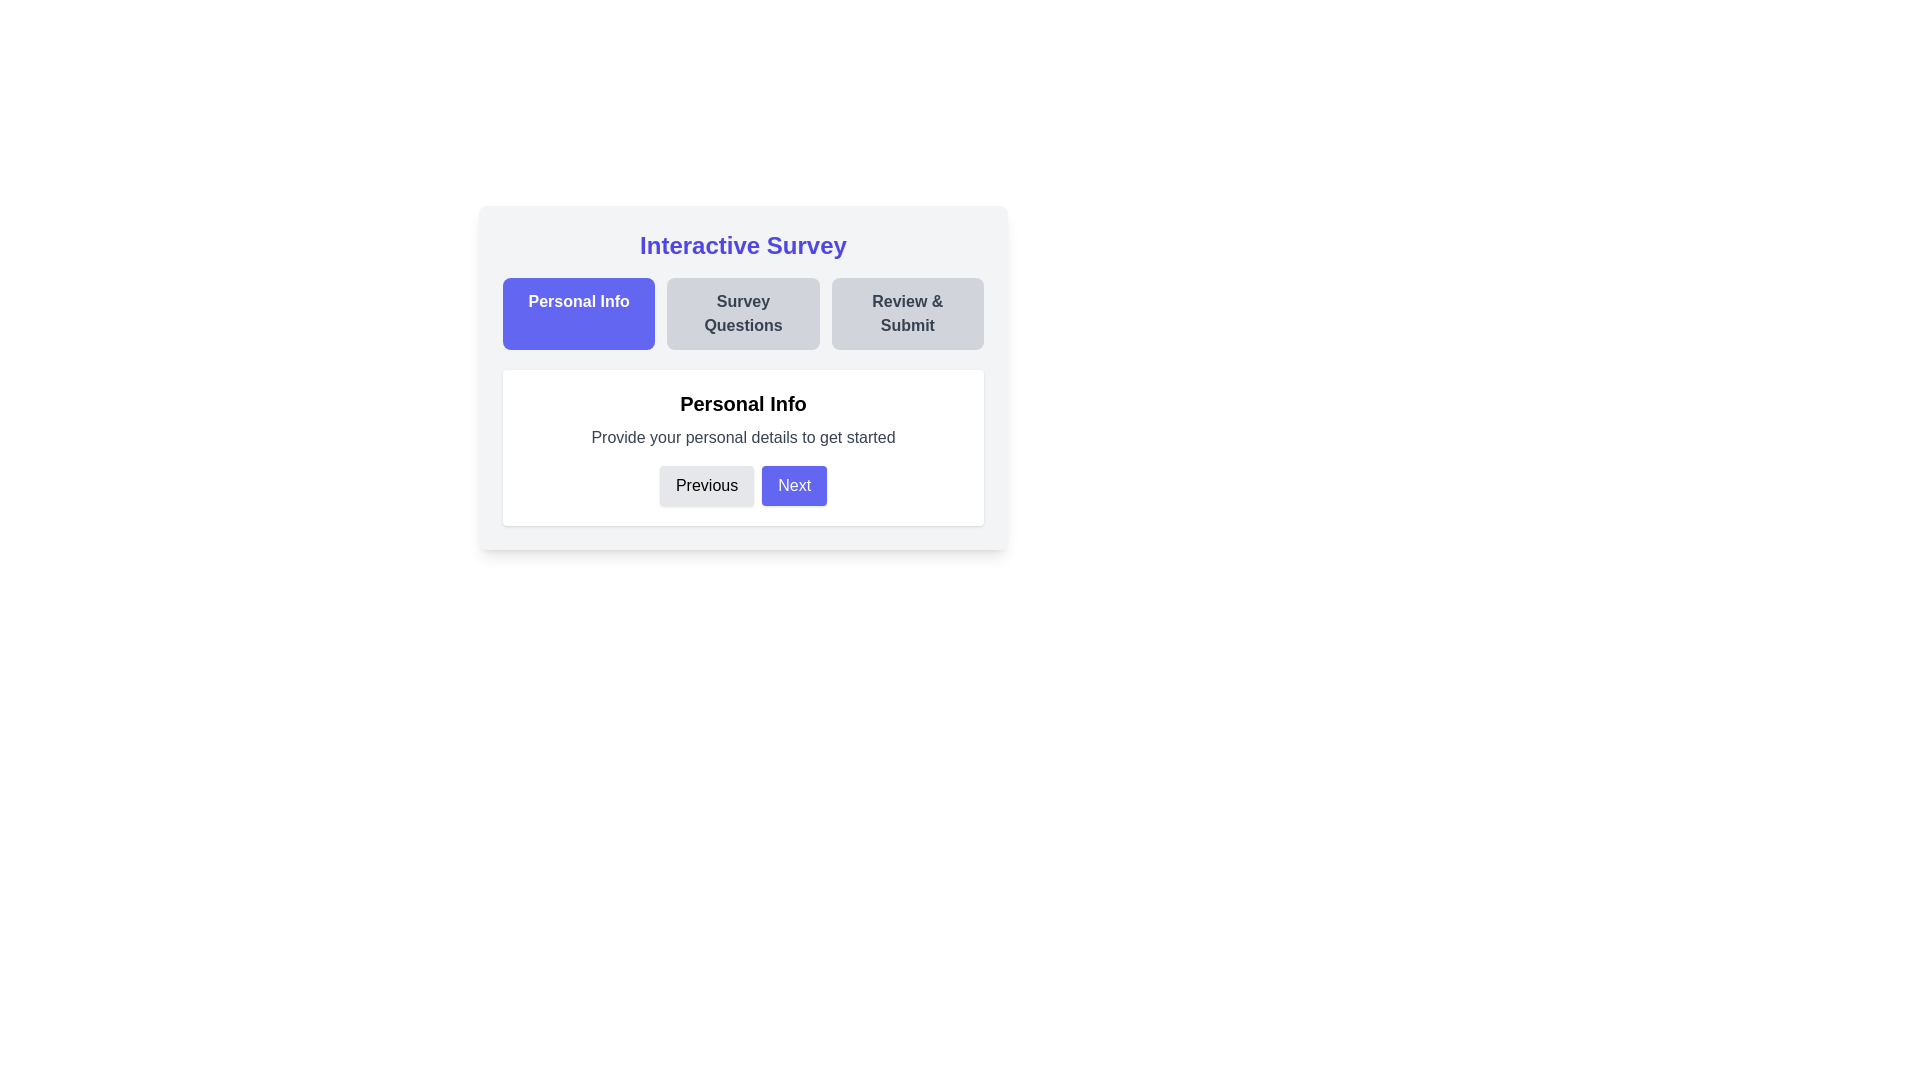 Image resolution: width=1920 pixels, height=1080 pixels. Describe the element at coordinates (707, 486) in the screenshot. I see `the Previous button to navigate through the survey steps` at that location.